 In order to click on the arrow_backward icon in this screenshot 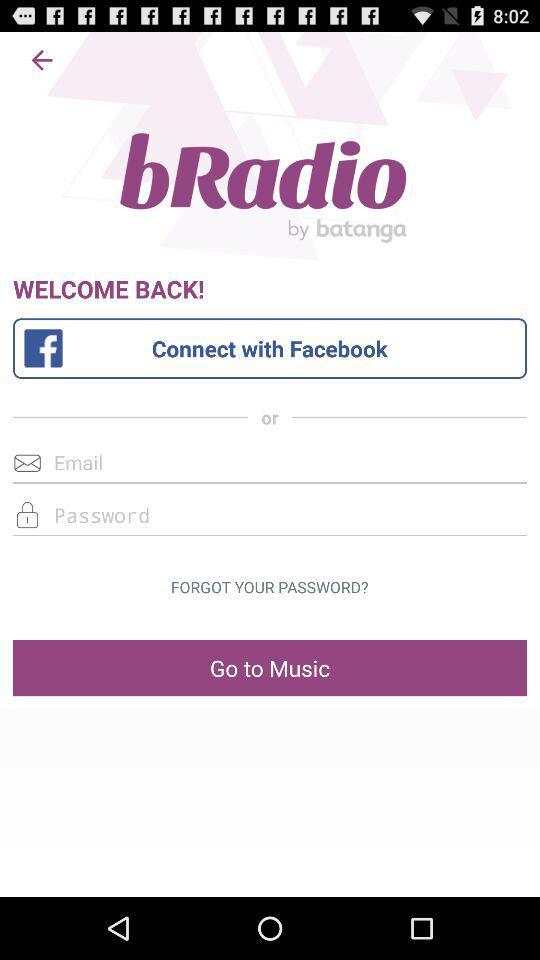, I will do `click(42, 64)`.